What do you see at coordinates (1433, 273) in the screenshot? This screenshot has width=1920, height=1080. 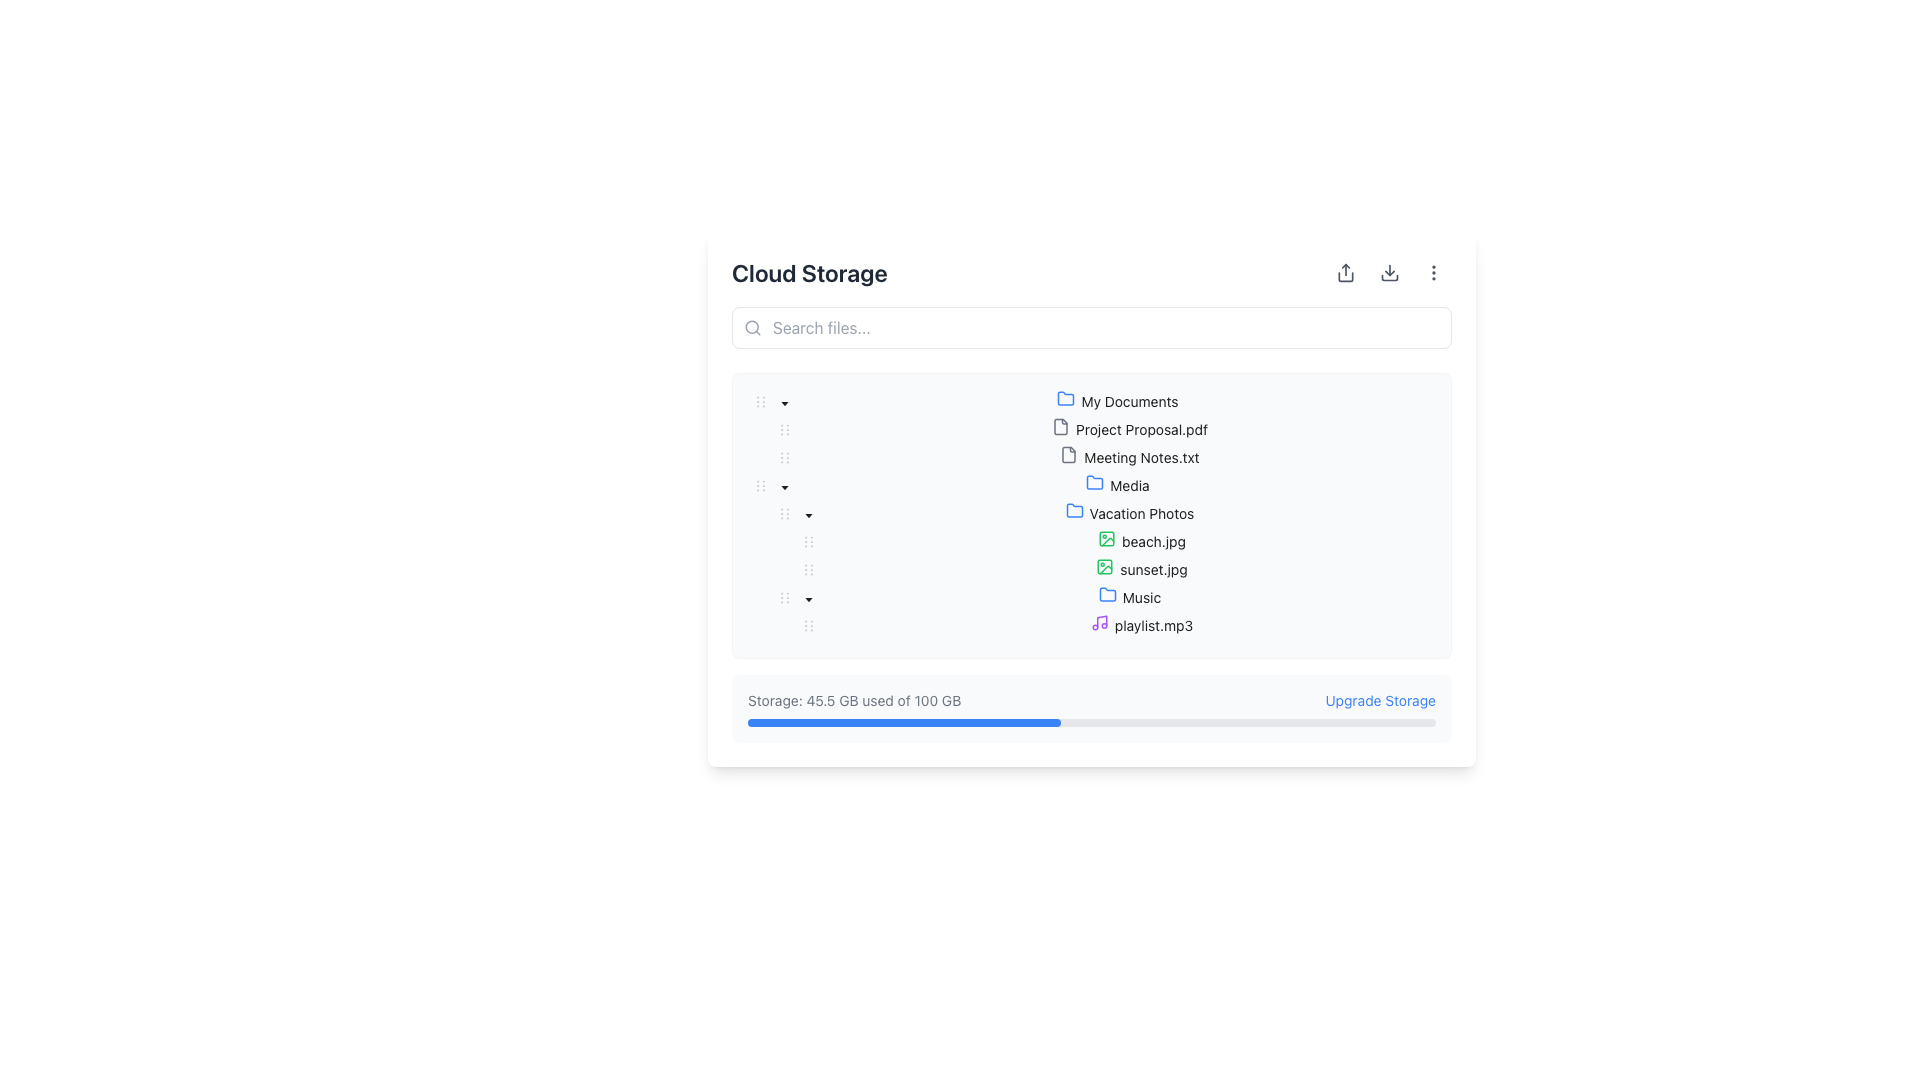 I see `the vertical ellipsis menu icon, which is represented by three vertically-aligned gray dots located in the top-right corner of the cloud storage interface` at bounding box center [1433, 273].